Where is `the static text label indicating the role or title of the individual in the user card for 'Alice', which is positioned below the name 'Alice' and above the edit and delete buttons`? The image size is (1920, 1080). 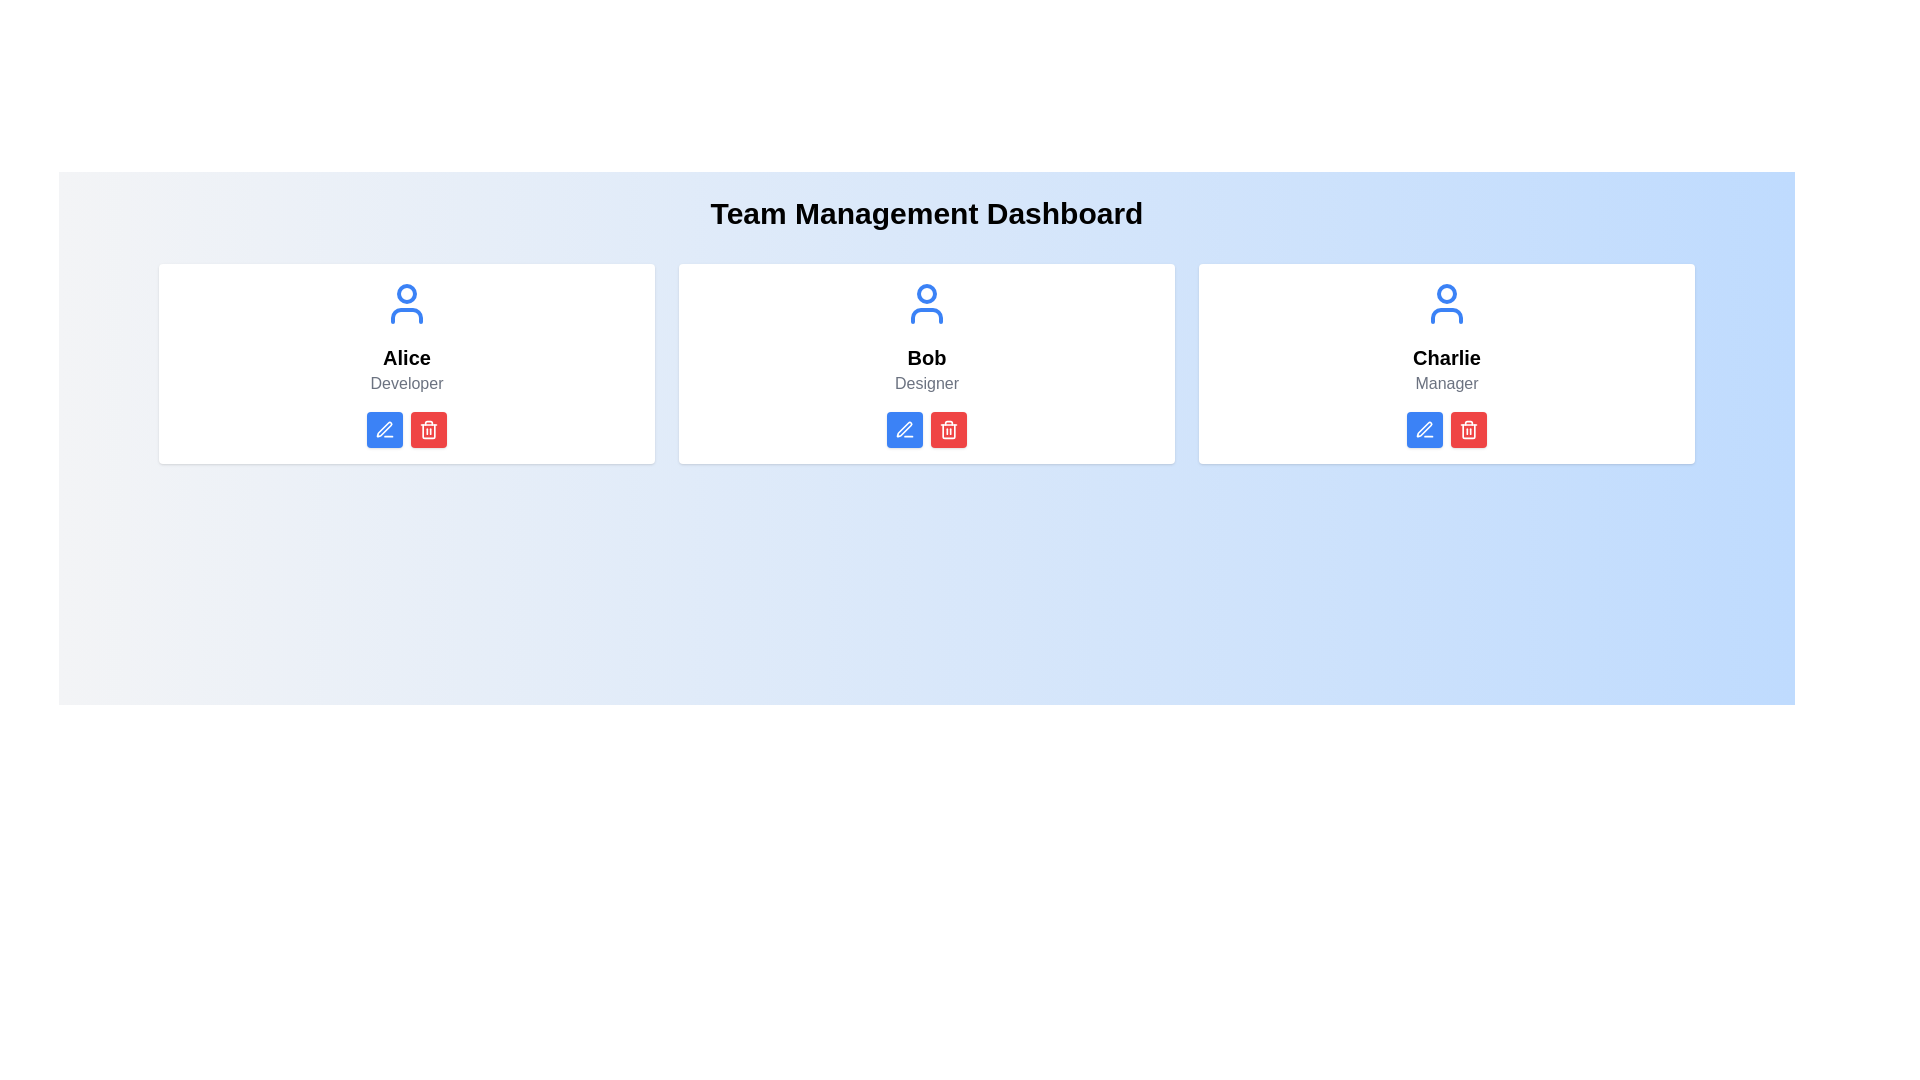 the static text label indicating the role or title of the individual in the user card for 'Alice', which is positioned below the name 'Alice' and above the edit and delete buttons is located at coordinates (406, 384).